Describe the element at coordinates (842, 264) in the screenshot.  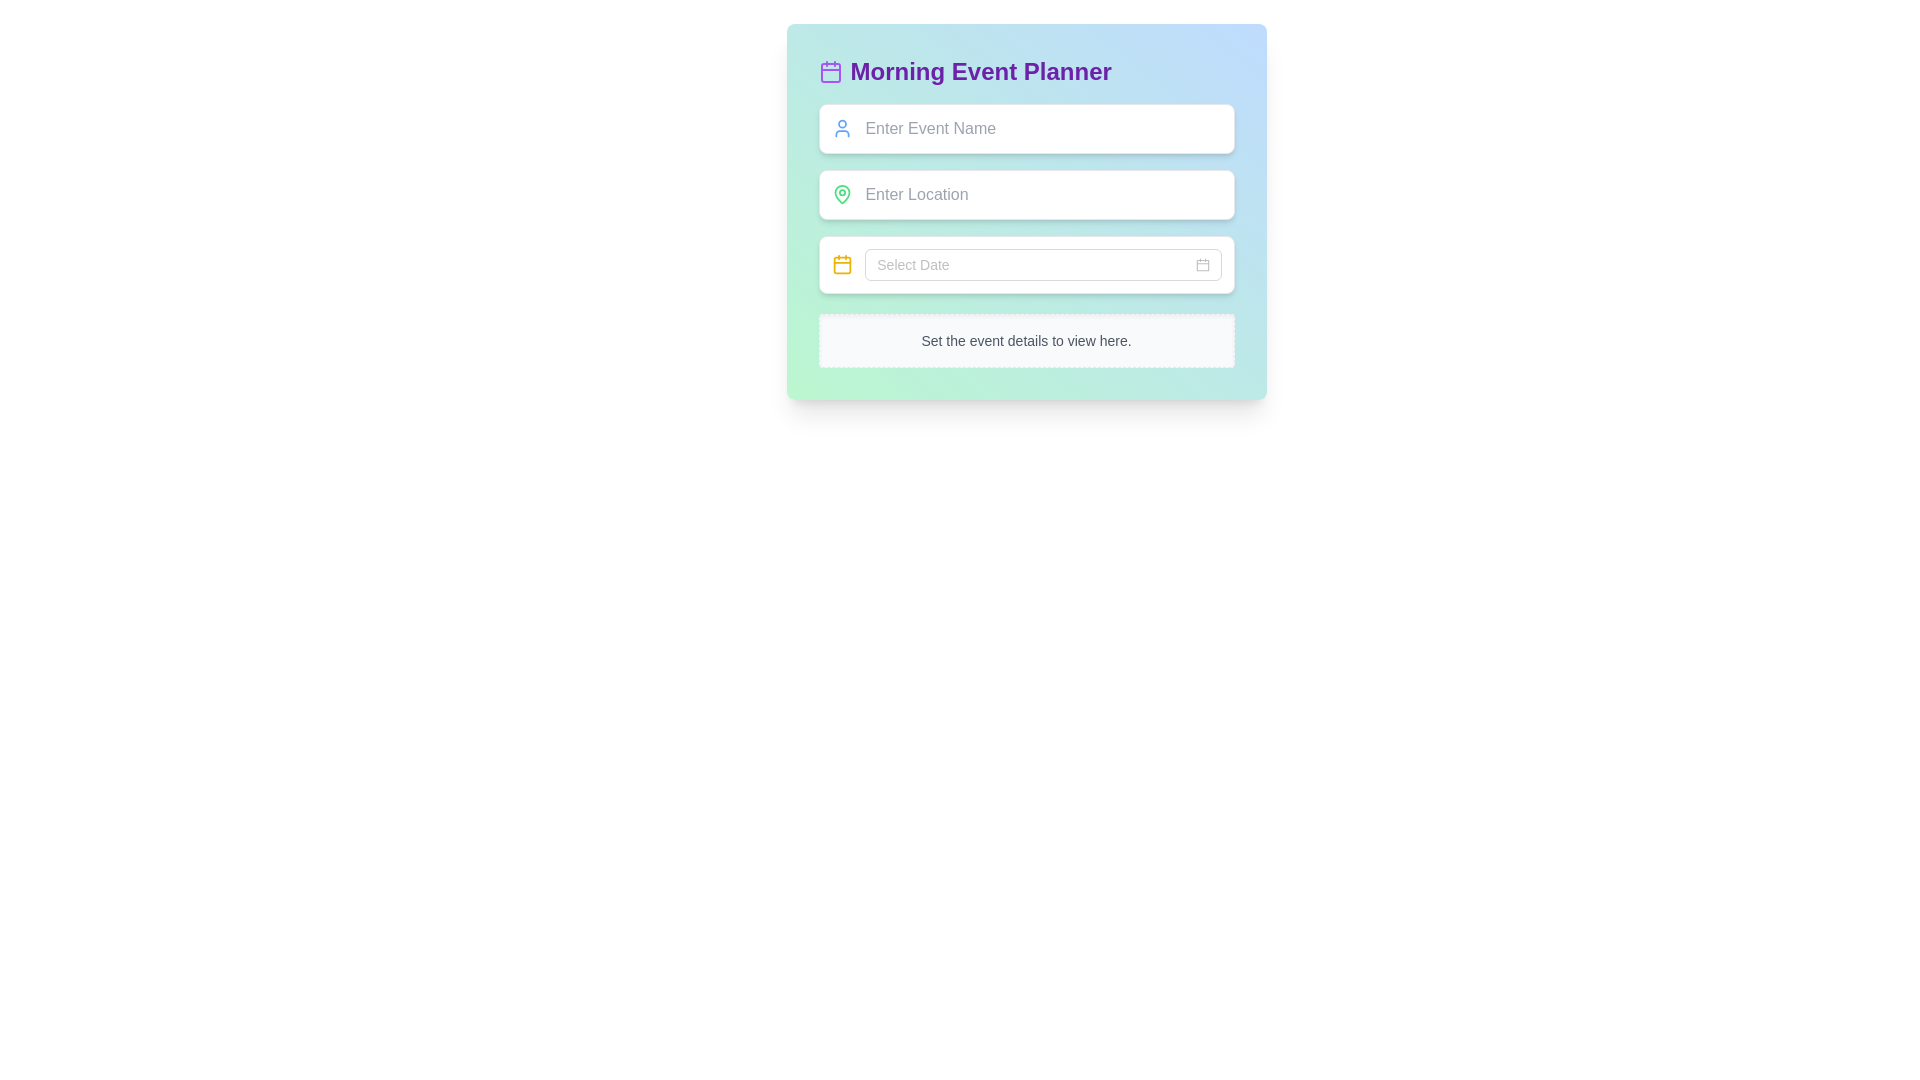
I see `yellow square icon with rounded corners within the calendar SVG graphic, which is positioned adjacent to the 'Select Date' text field` at that location.